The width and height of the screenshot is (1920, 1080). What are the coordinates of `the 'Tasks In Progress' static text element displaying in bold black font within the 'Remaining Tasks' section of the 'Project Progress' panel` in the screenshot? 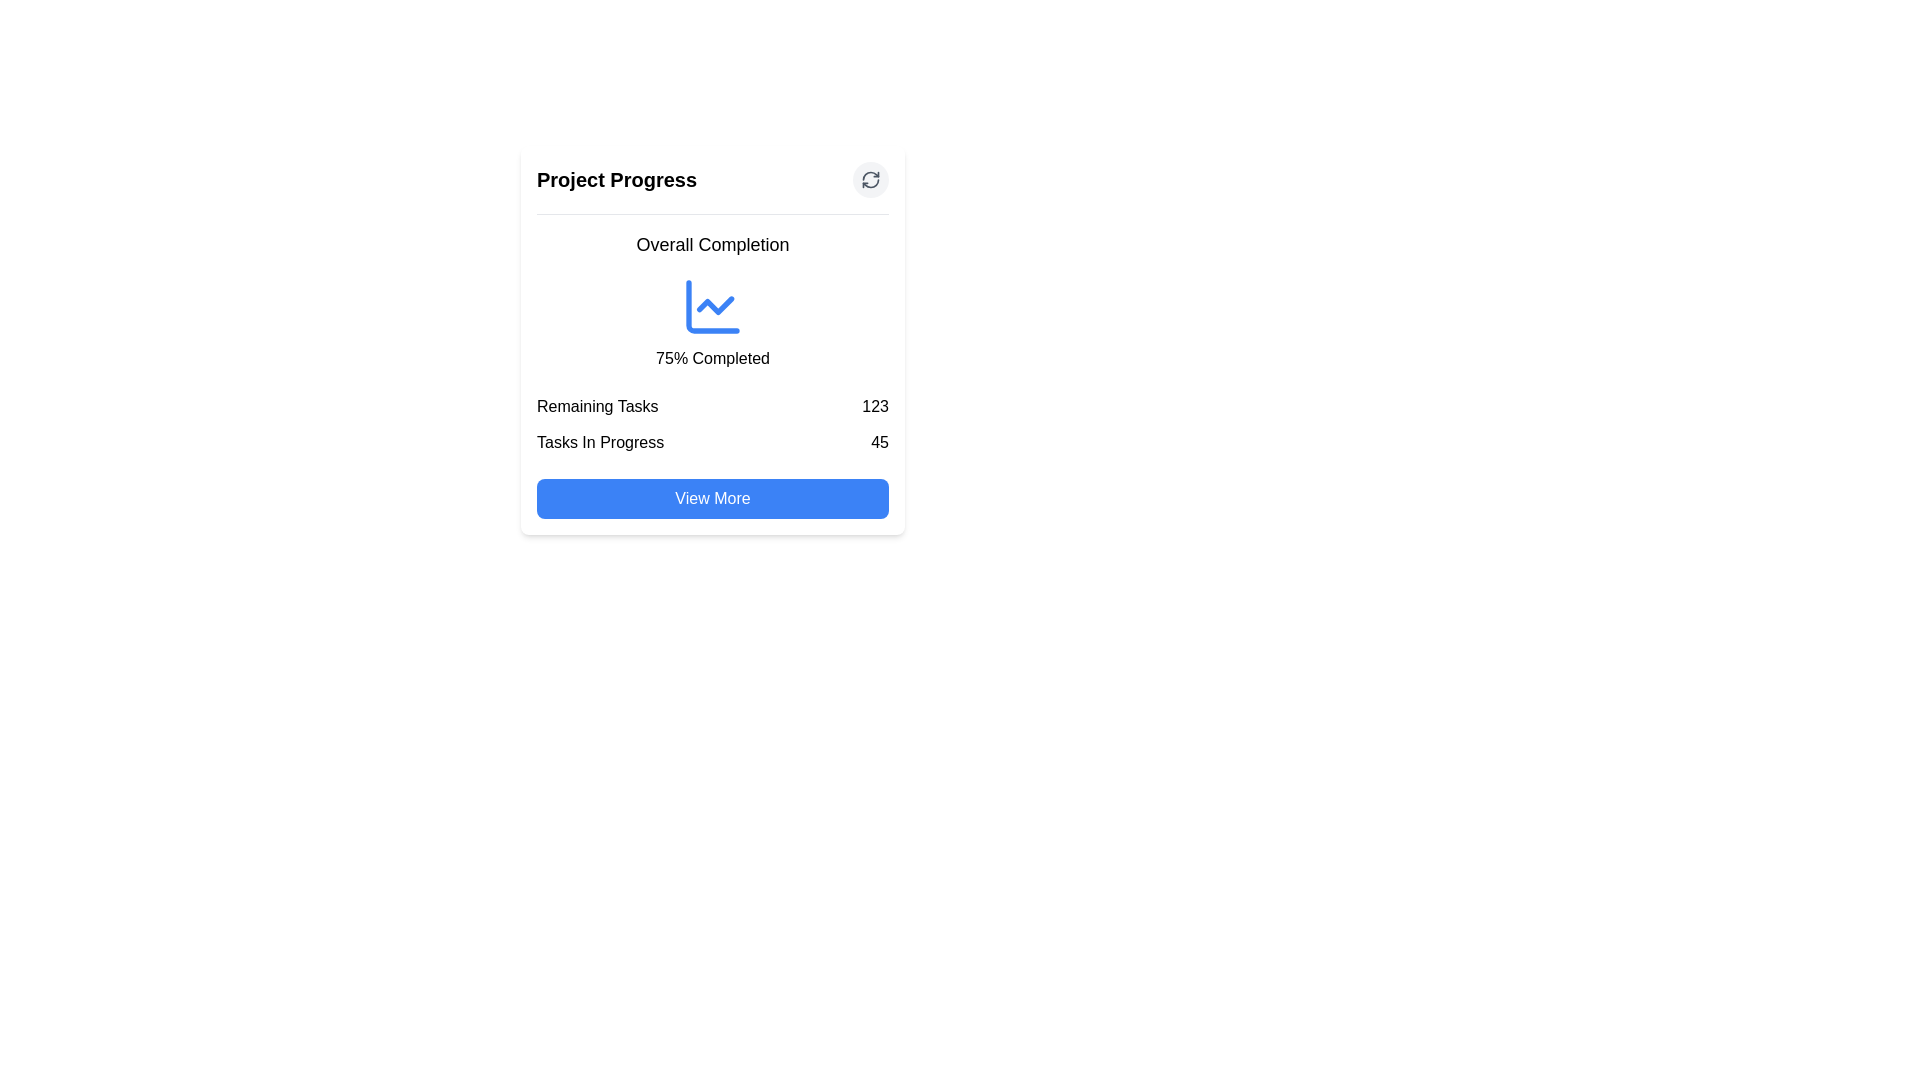 It's located at (599, 442).